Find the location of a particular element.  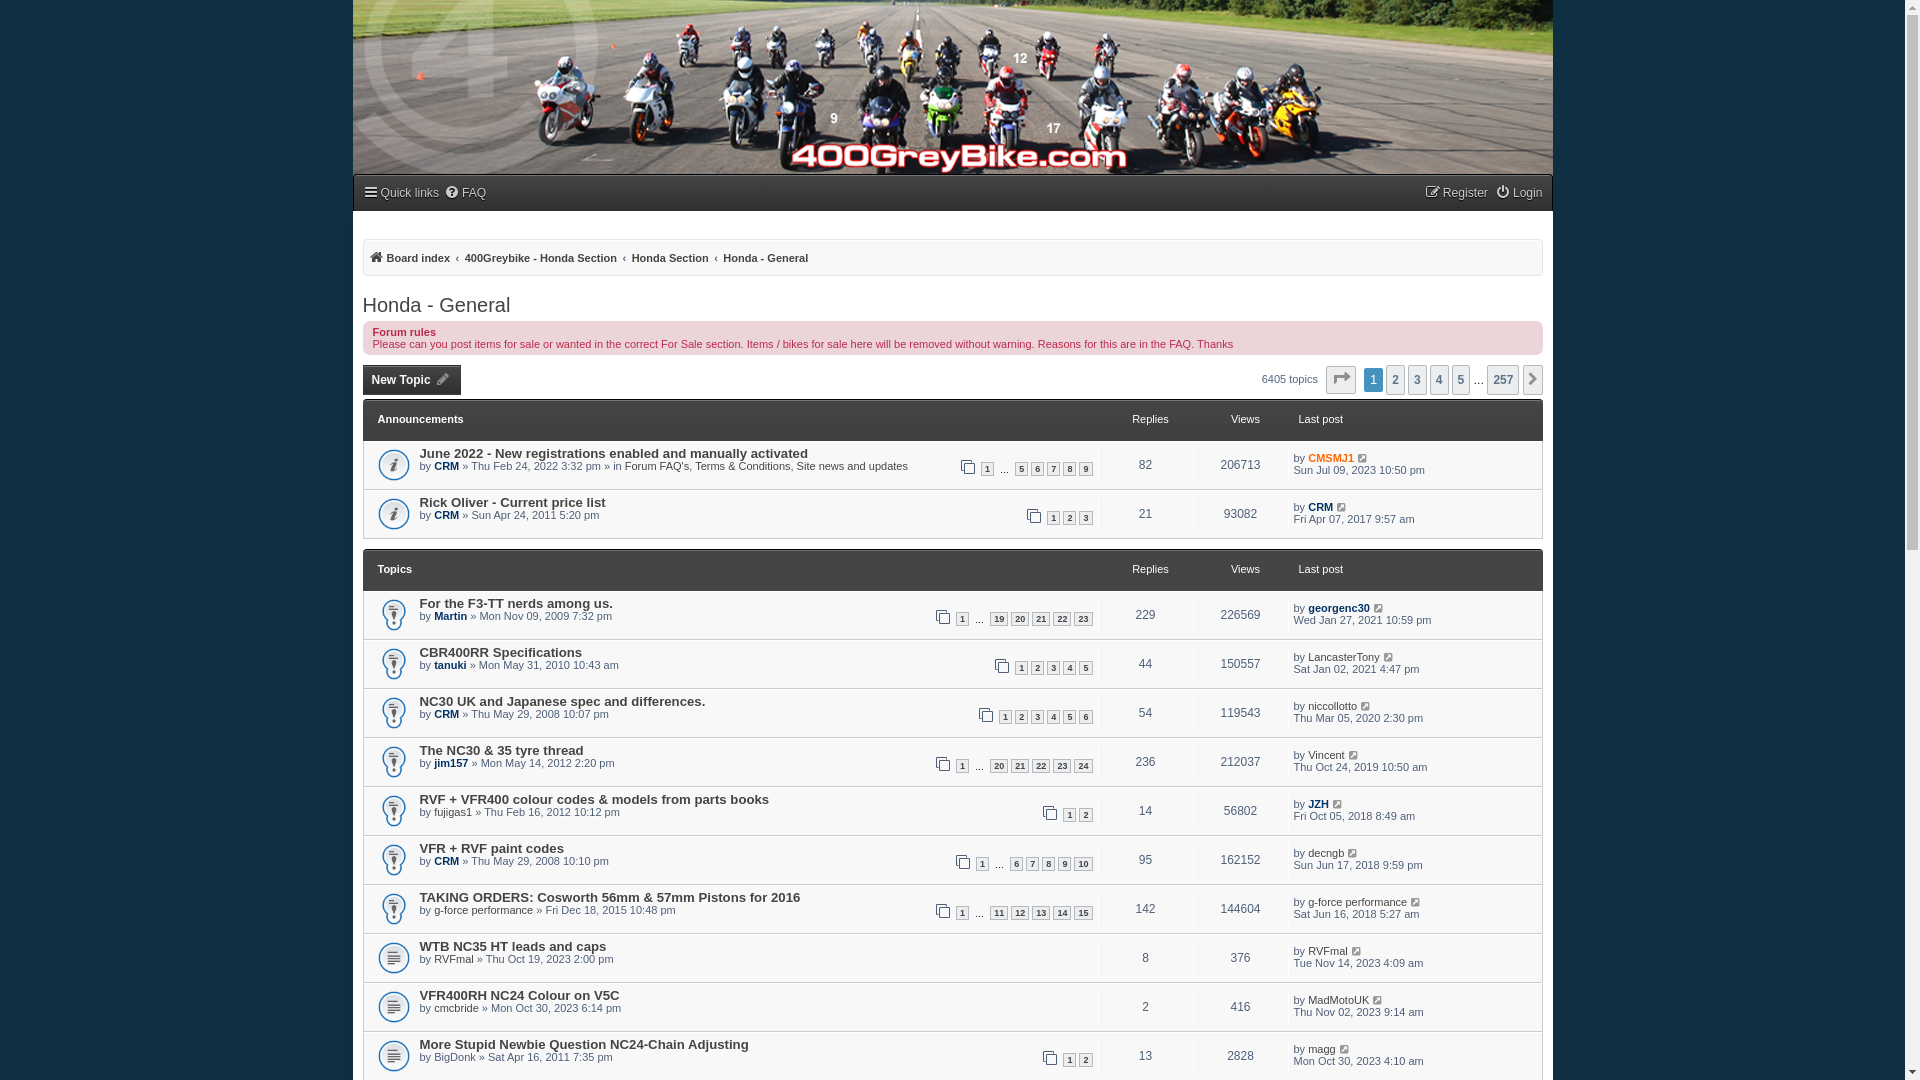

'Quick links' is located at coordinates (399, 193).